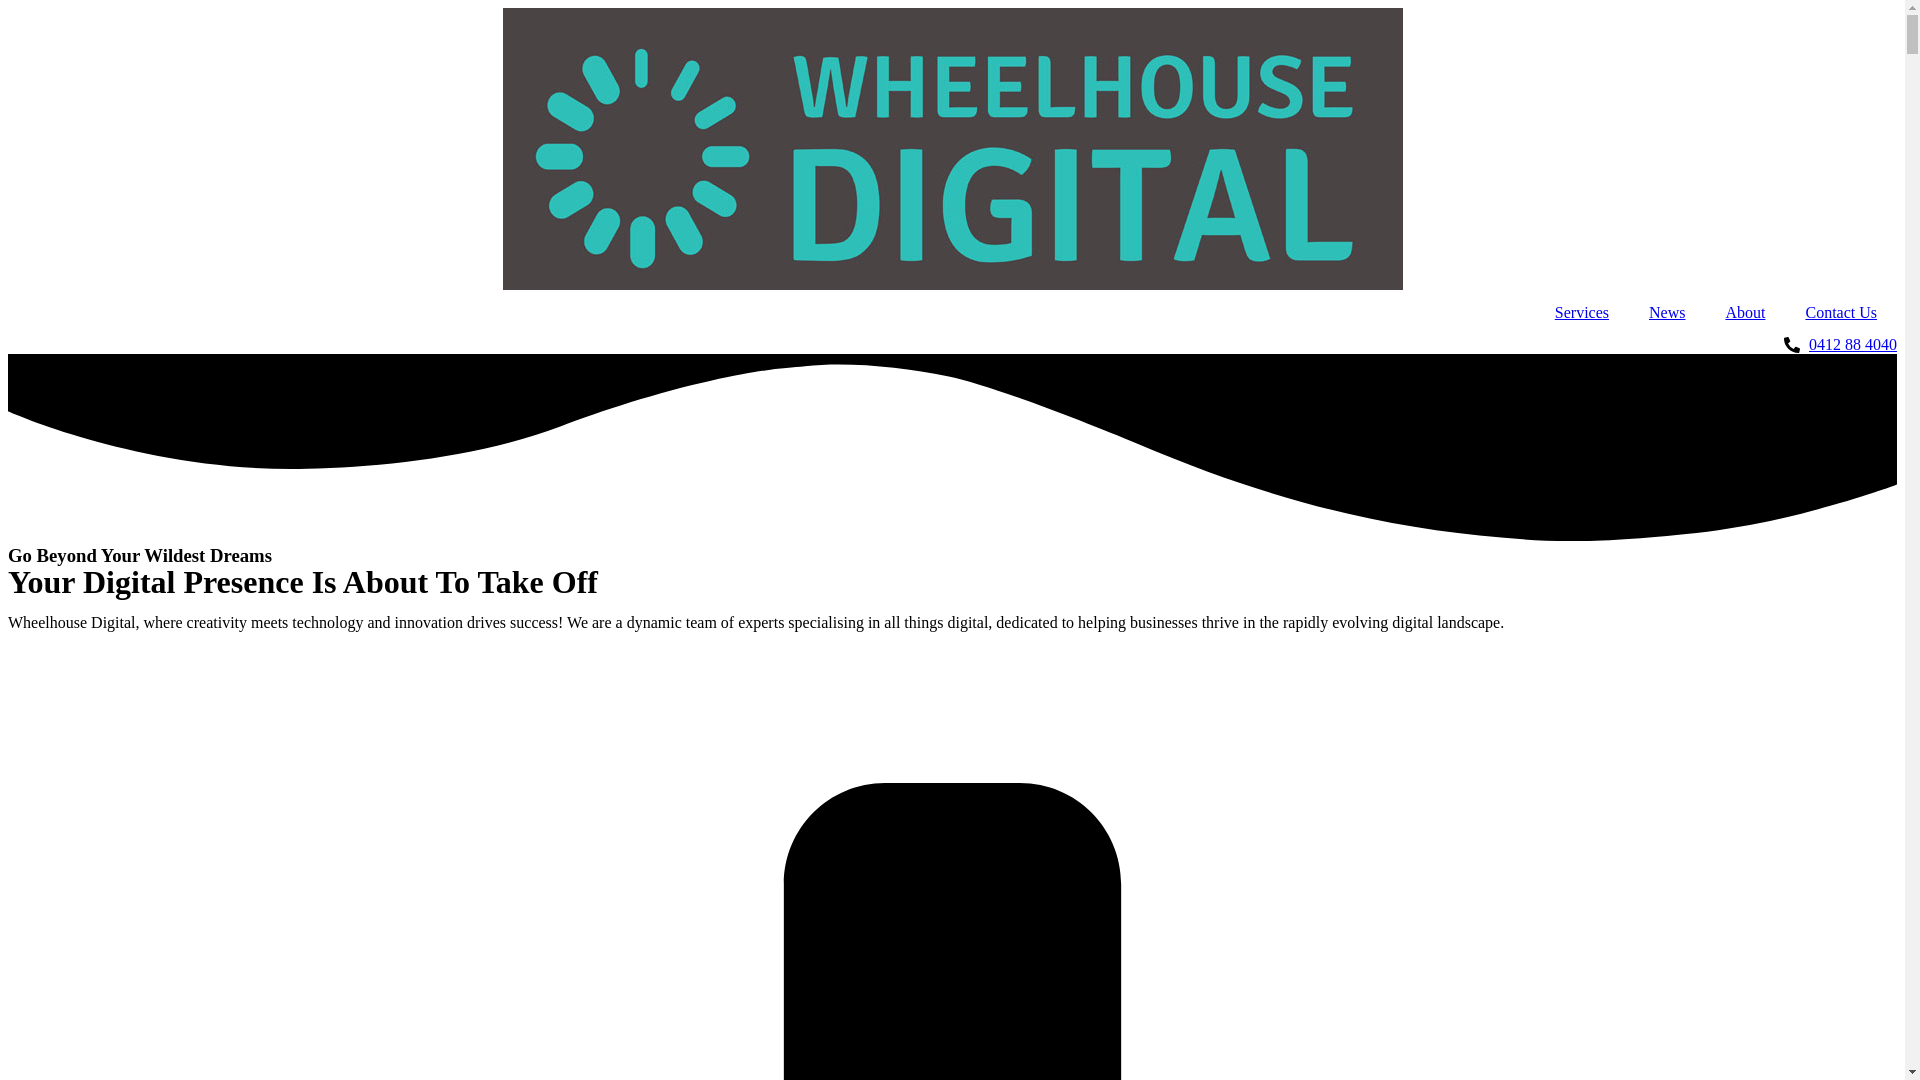 The image size is (1920, 1080). Describe the element at coordinates (1581, 312) in the screenshot. I see `'Services'` at that location.